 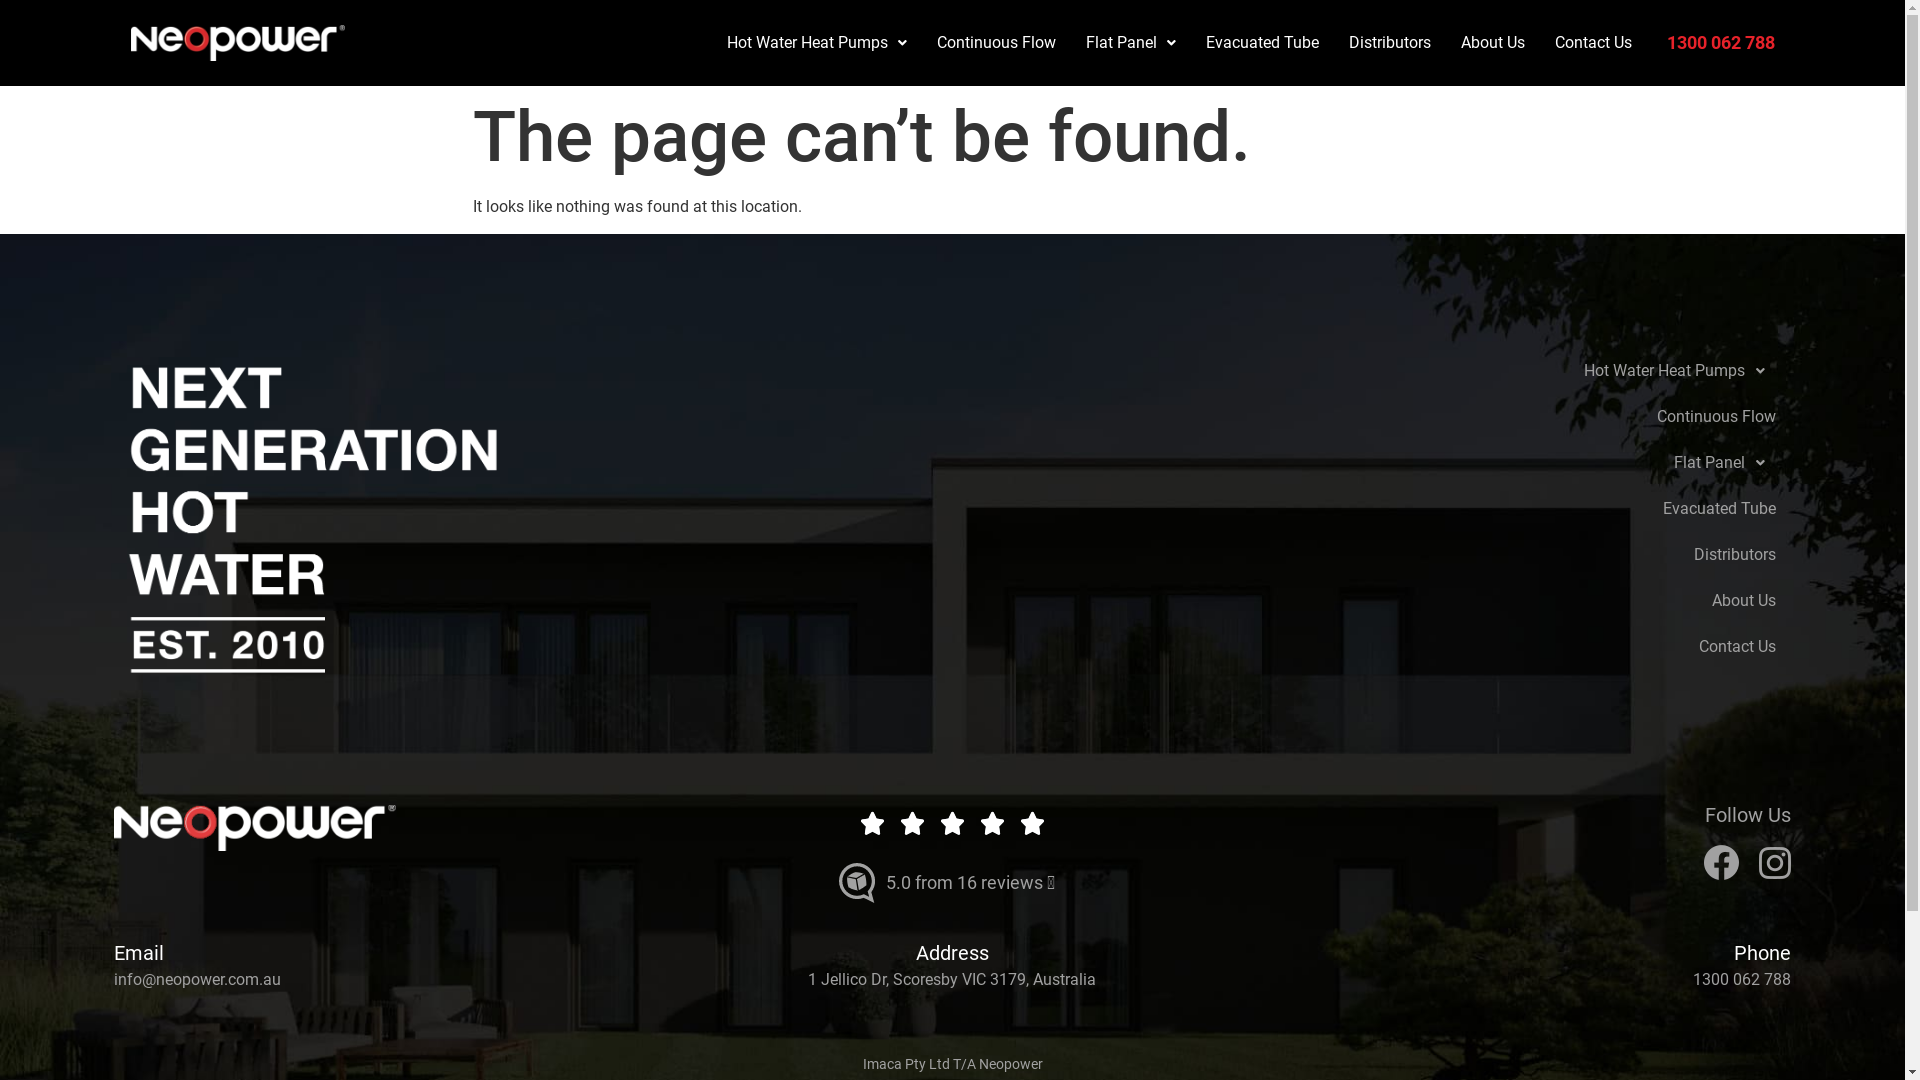 I want to click on 'About Us', so click(x=1656, y=600).